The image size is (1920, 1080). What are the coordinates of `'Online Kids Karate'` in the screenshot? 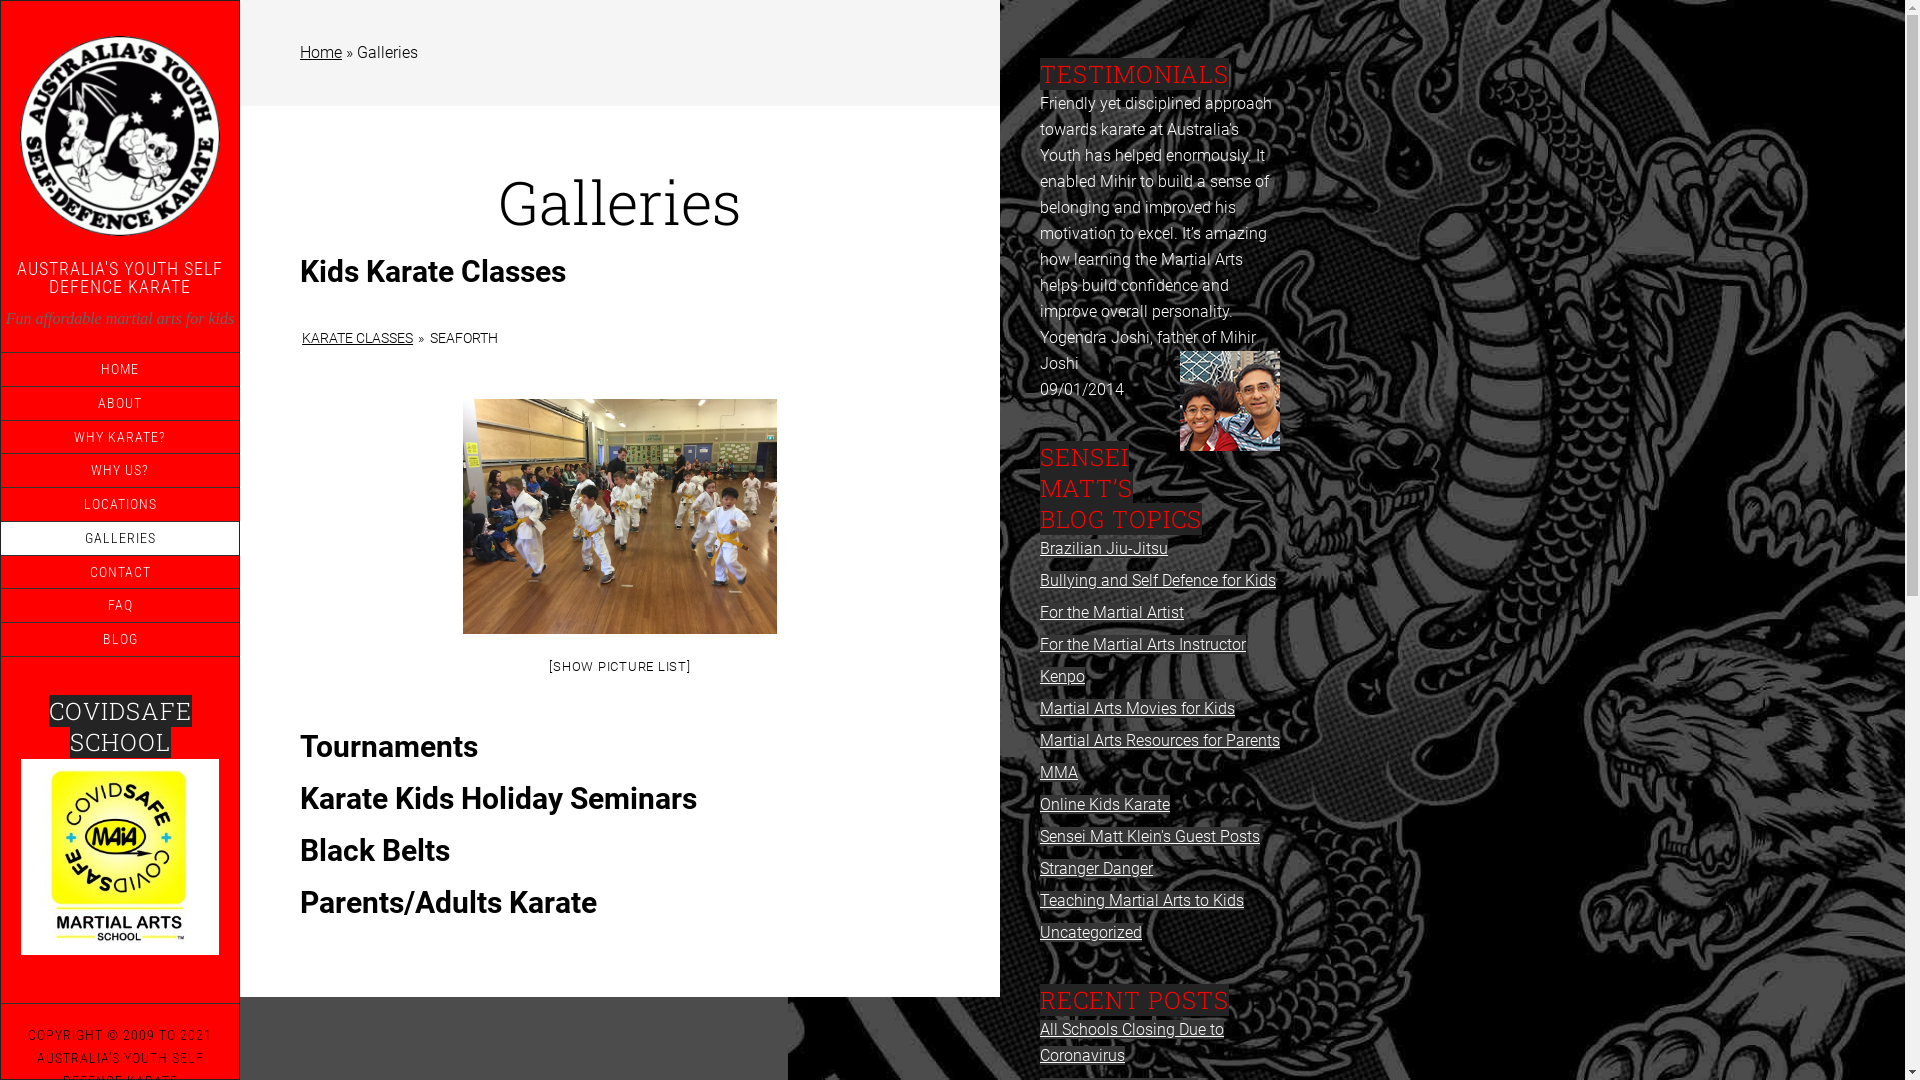 It's located at (1040, 803).